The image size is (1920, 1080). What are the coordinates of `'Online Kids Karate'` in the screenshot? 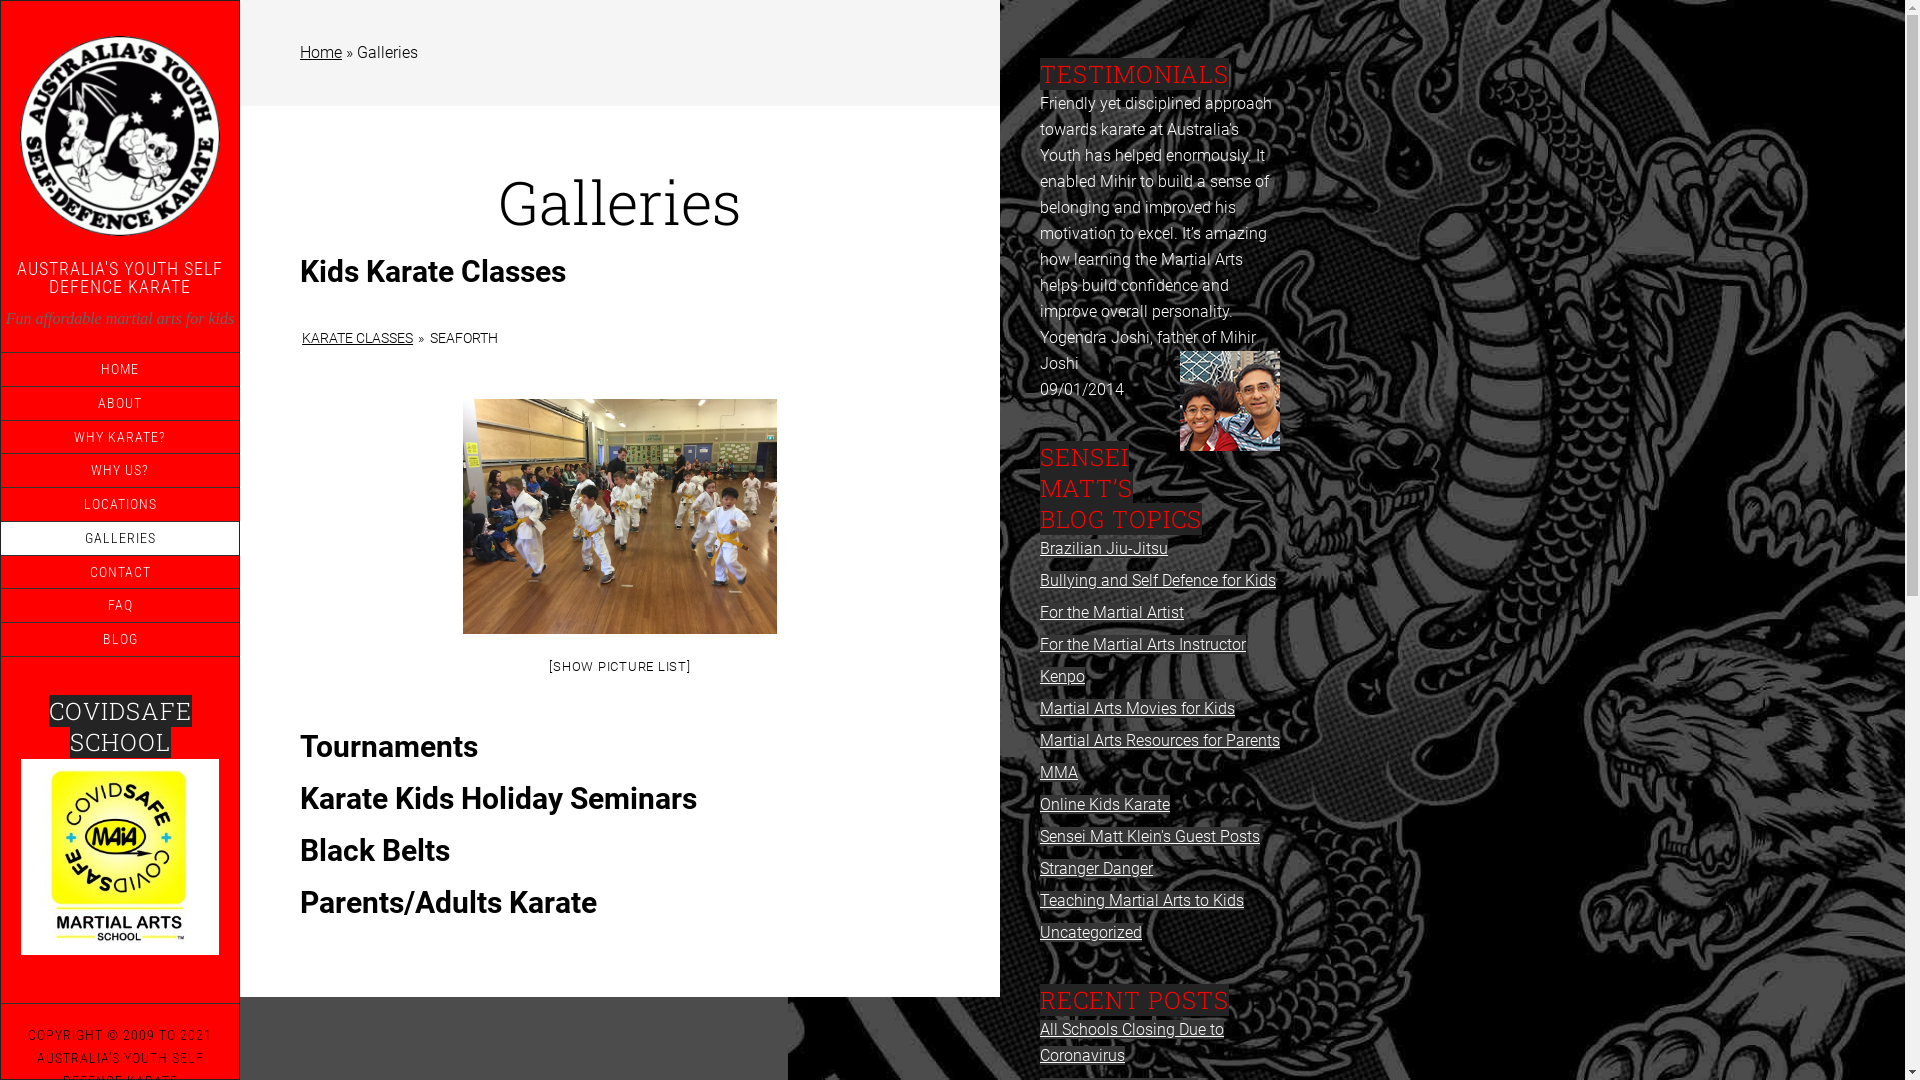 It's located at (1040, 803).